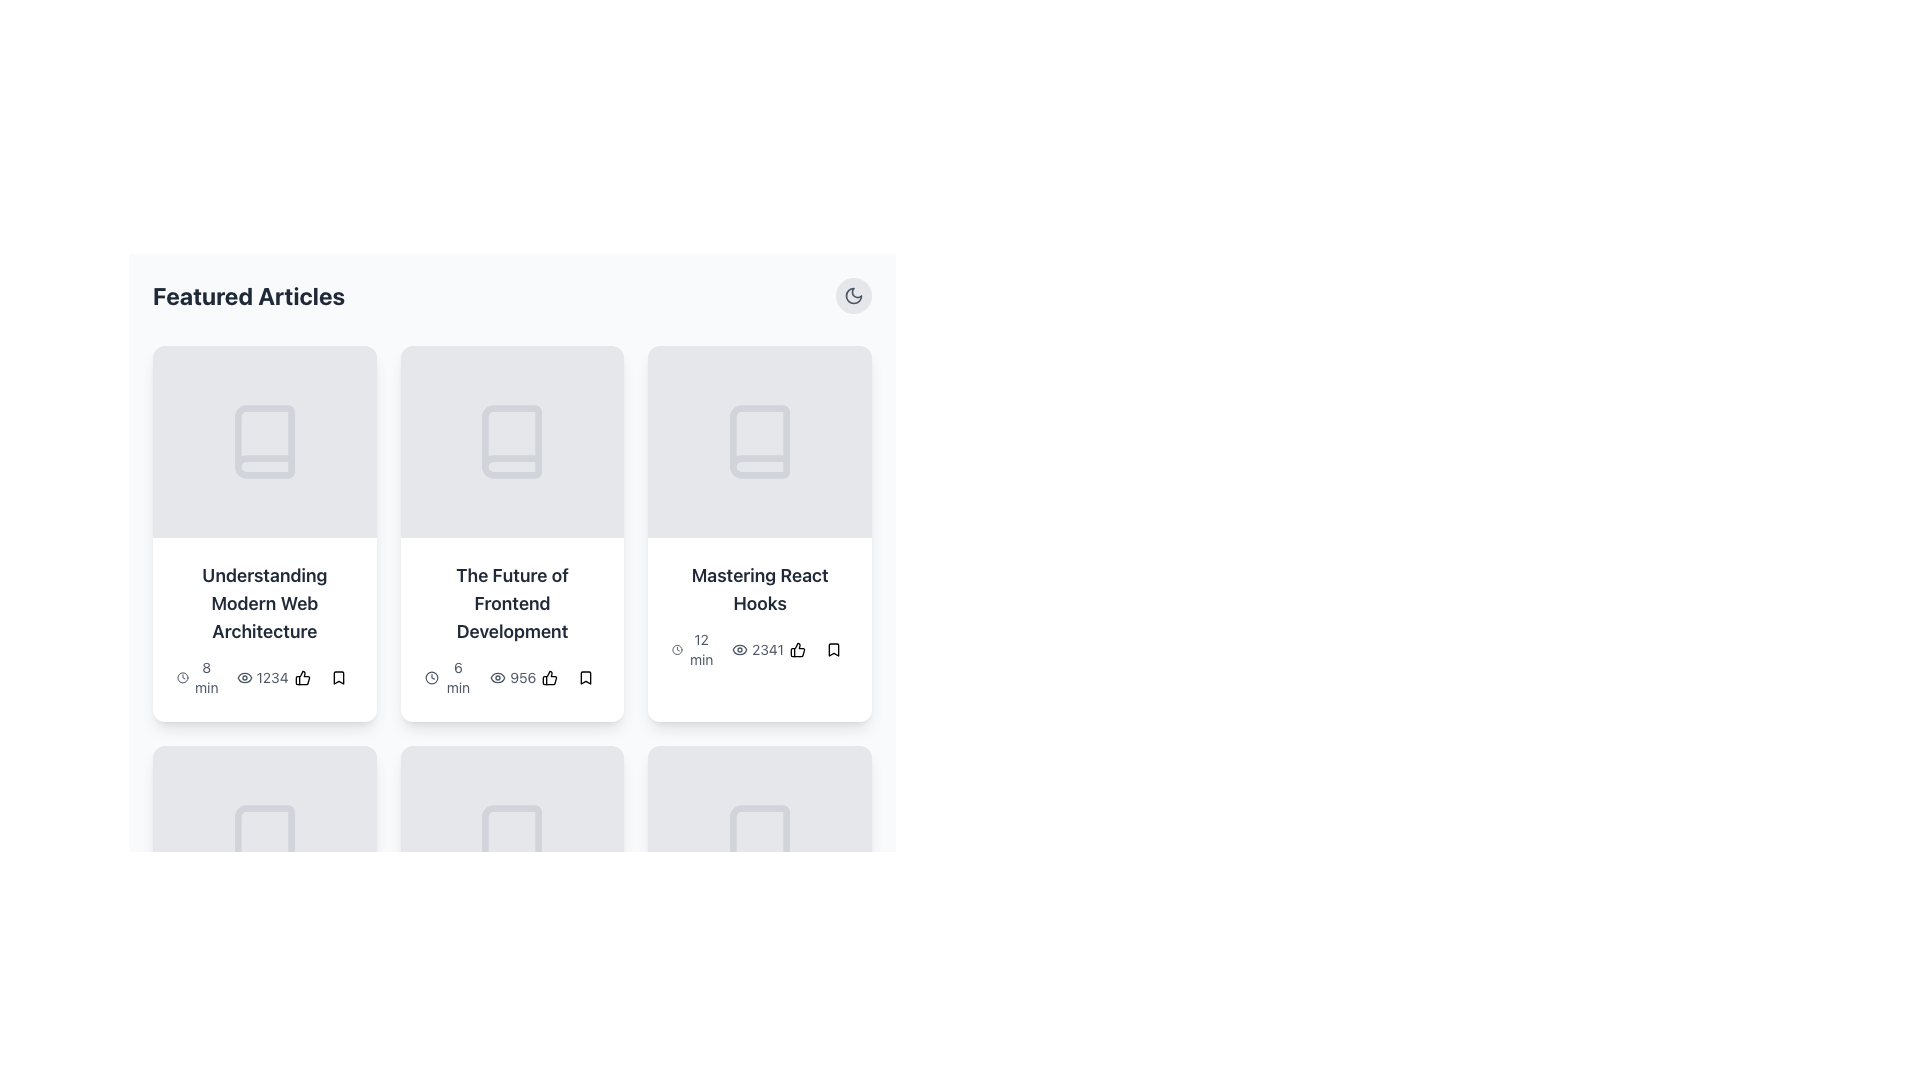 Image resolution: width=1920 pixels, height=1080 pixels. I want to click on the bookmark icon located at the bottom-right corner of the article card titled 'Mastering React Hooks', so click(834, 650).